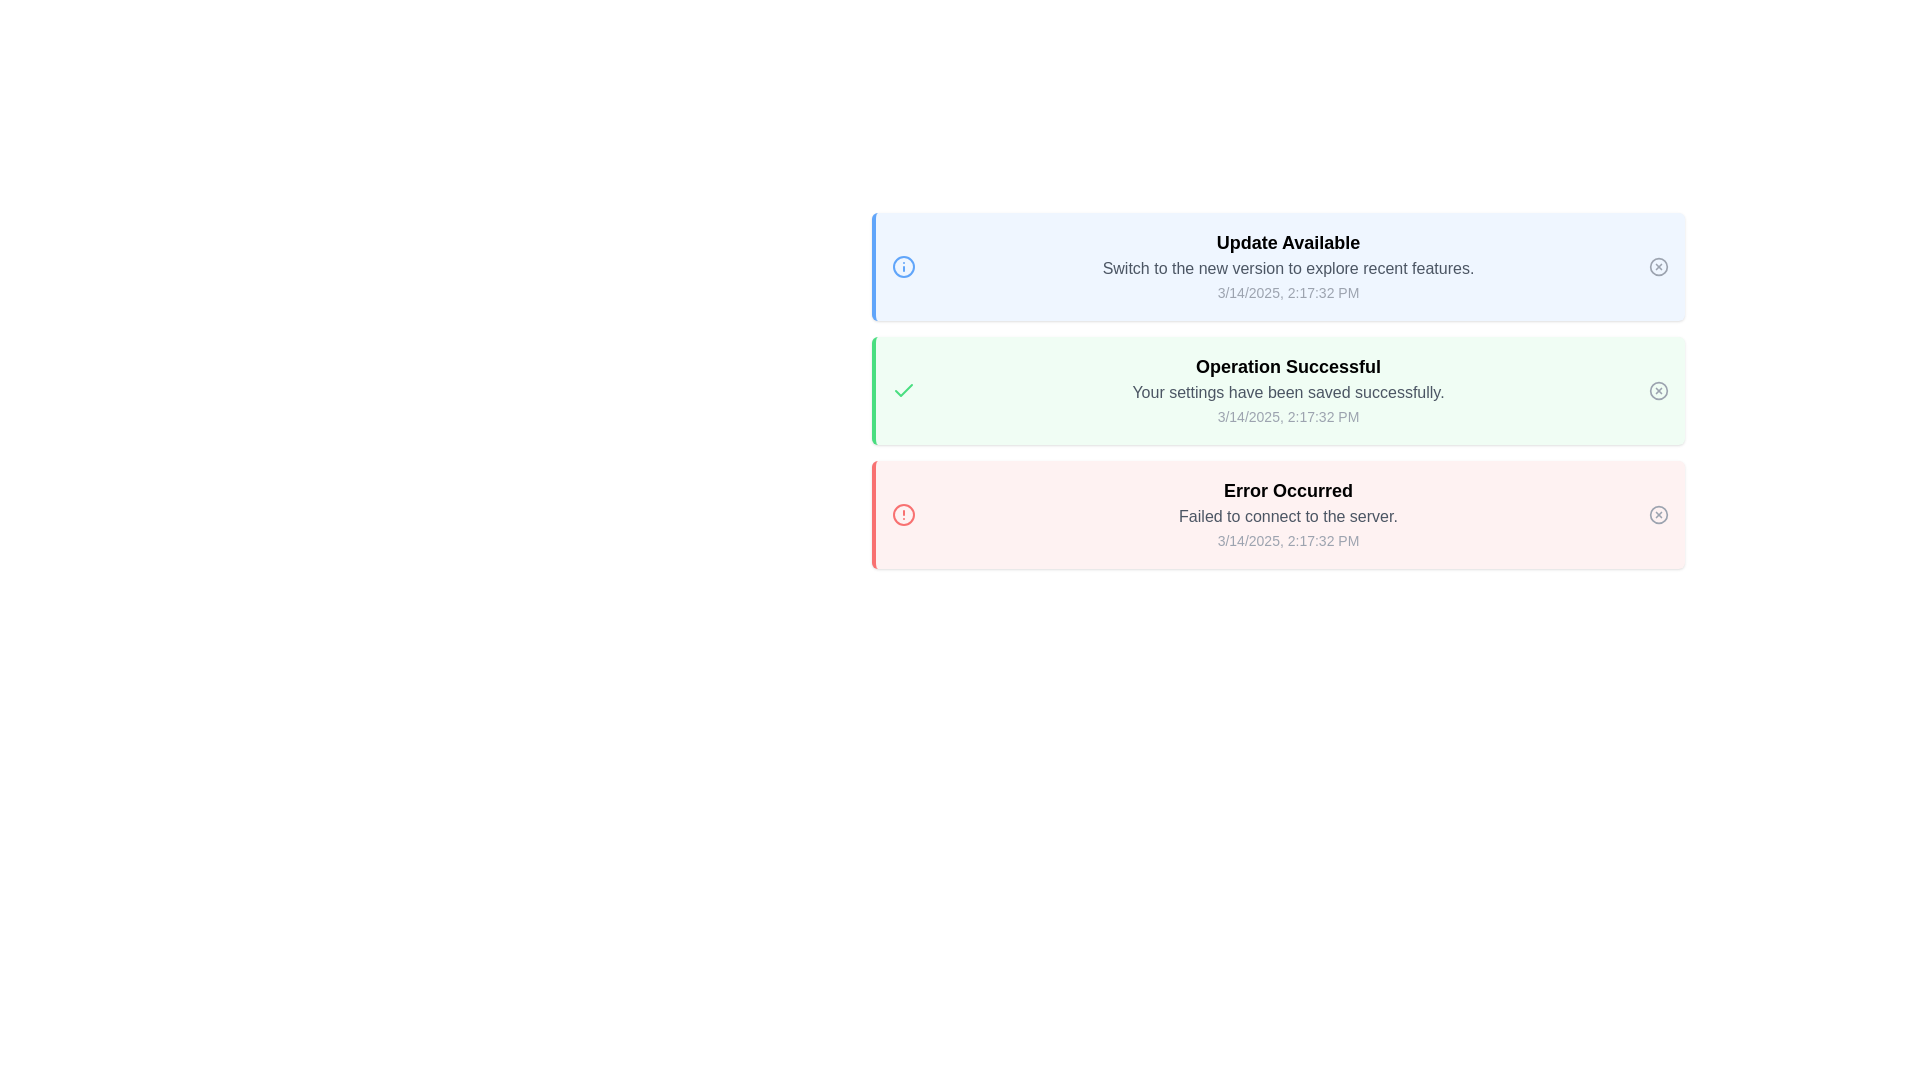 The height and width of the screenshot is (1080, 1920). What do you see at coordinates (1277, 265) in the screenshot?
I see `the topmost notification box displaying 'Update Available' with a blue background and left border` at bounding box center [1277, 265].